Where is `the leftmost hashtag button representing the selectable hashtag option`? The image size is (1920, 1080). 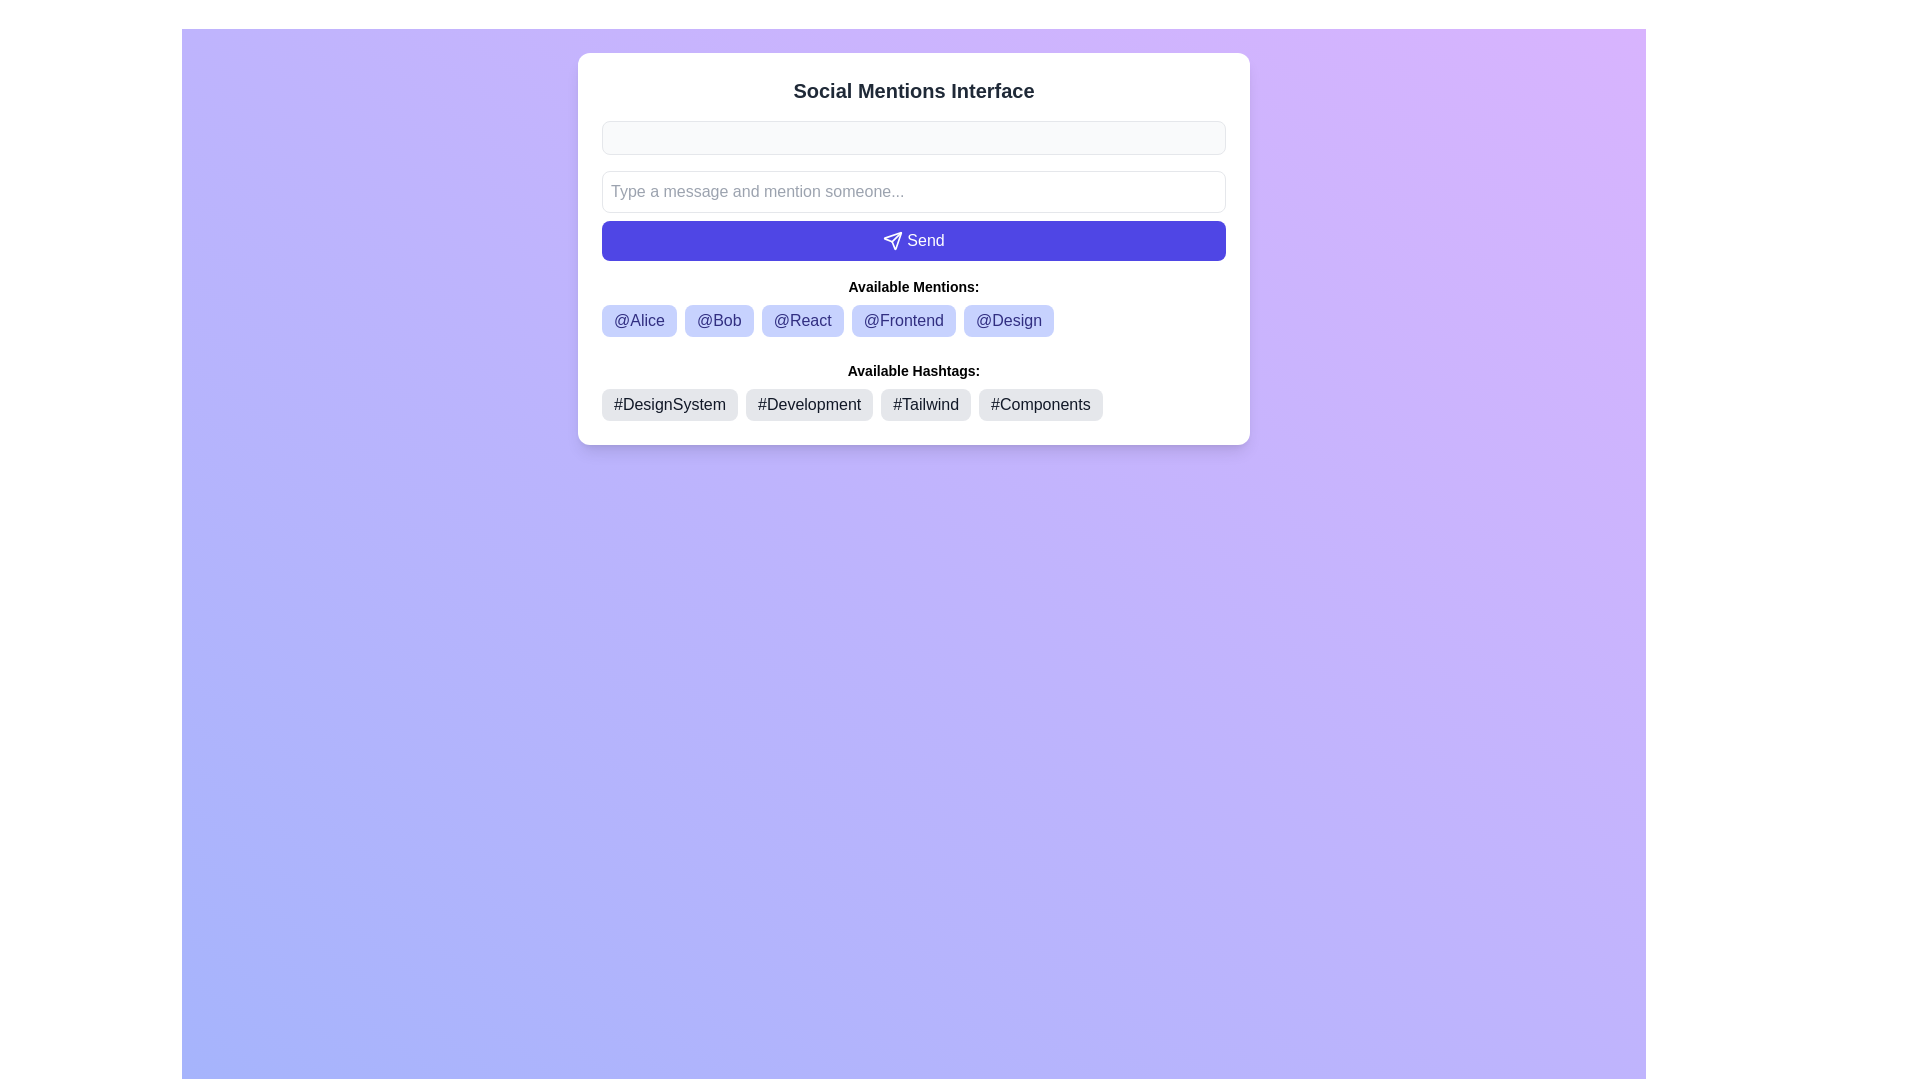 the leftmost hashtag button representing the selectable hashtag option is located at coordinates (670, 405).